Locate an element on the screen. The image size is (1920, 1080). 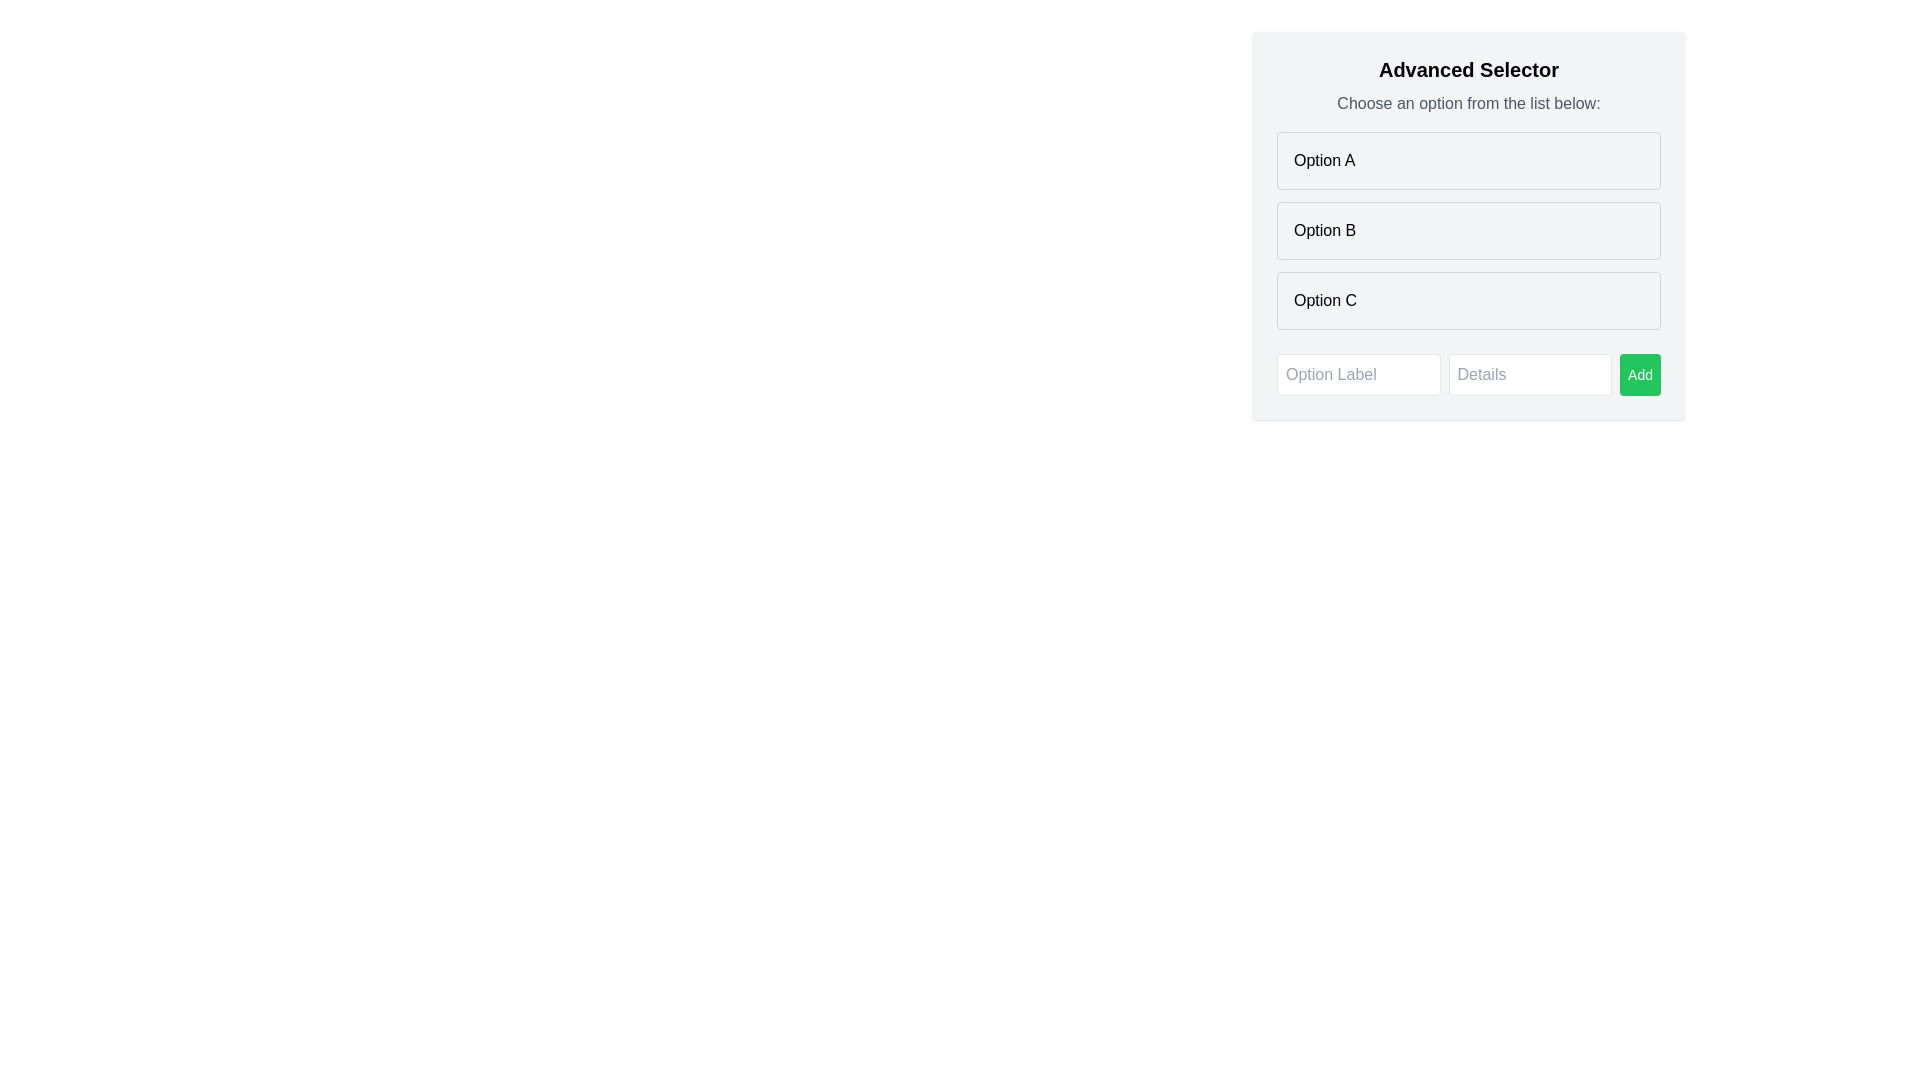
the 'Option B' button, which is a rectangular button with a border and a lightly colored background is located at coordinates (1468, 225).